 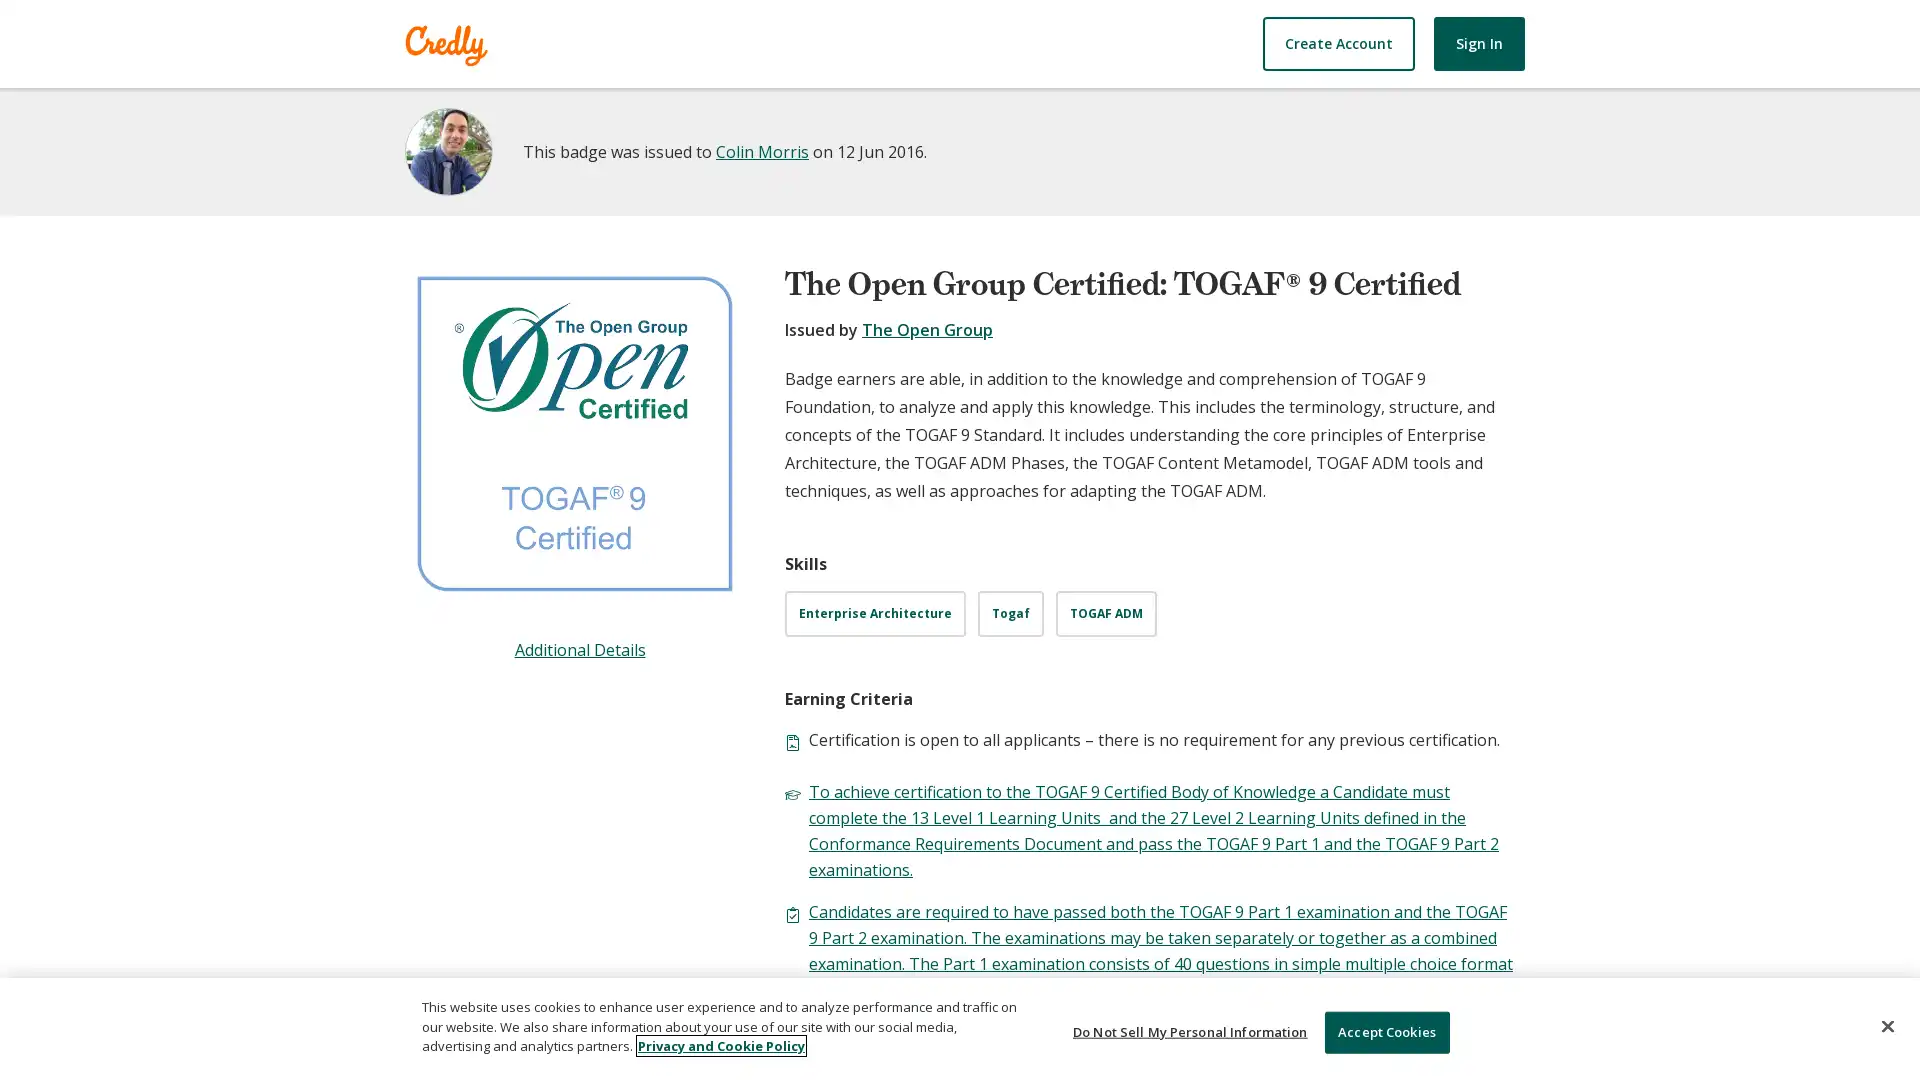 What do you see at coordinates (1190, 1032) in the screenshot?
I see `Do Not Sell My Personal Information` at bounding box center [1190, 1032].